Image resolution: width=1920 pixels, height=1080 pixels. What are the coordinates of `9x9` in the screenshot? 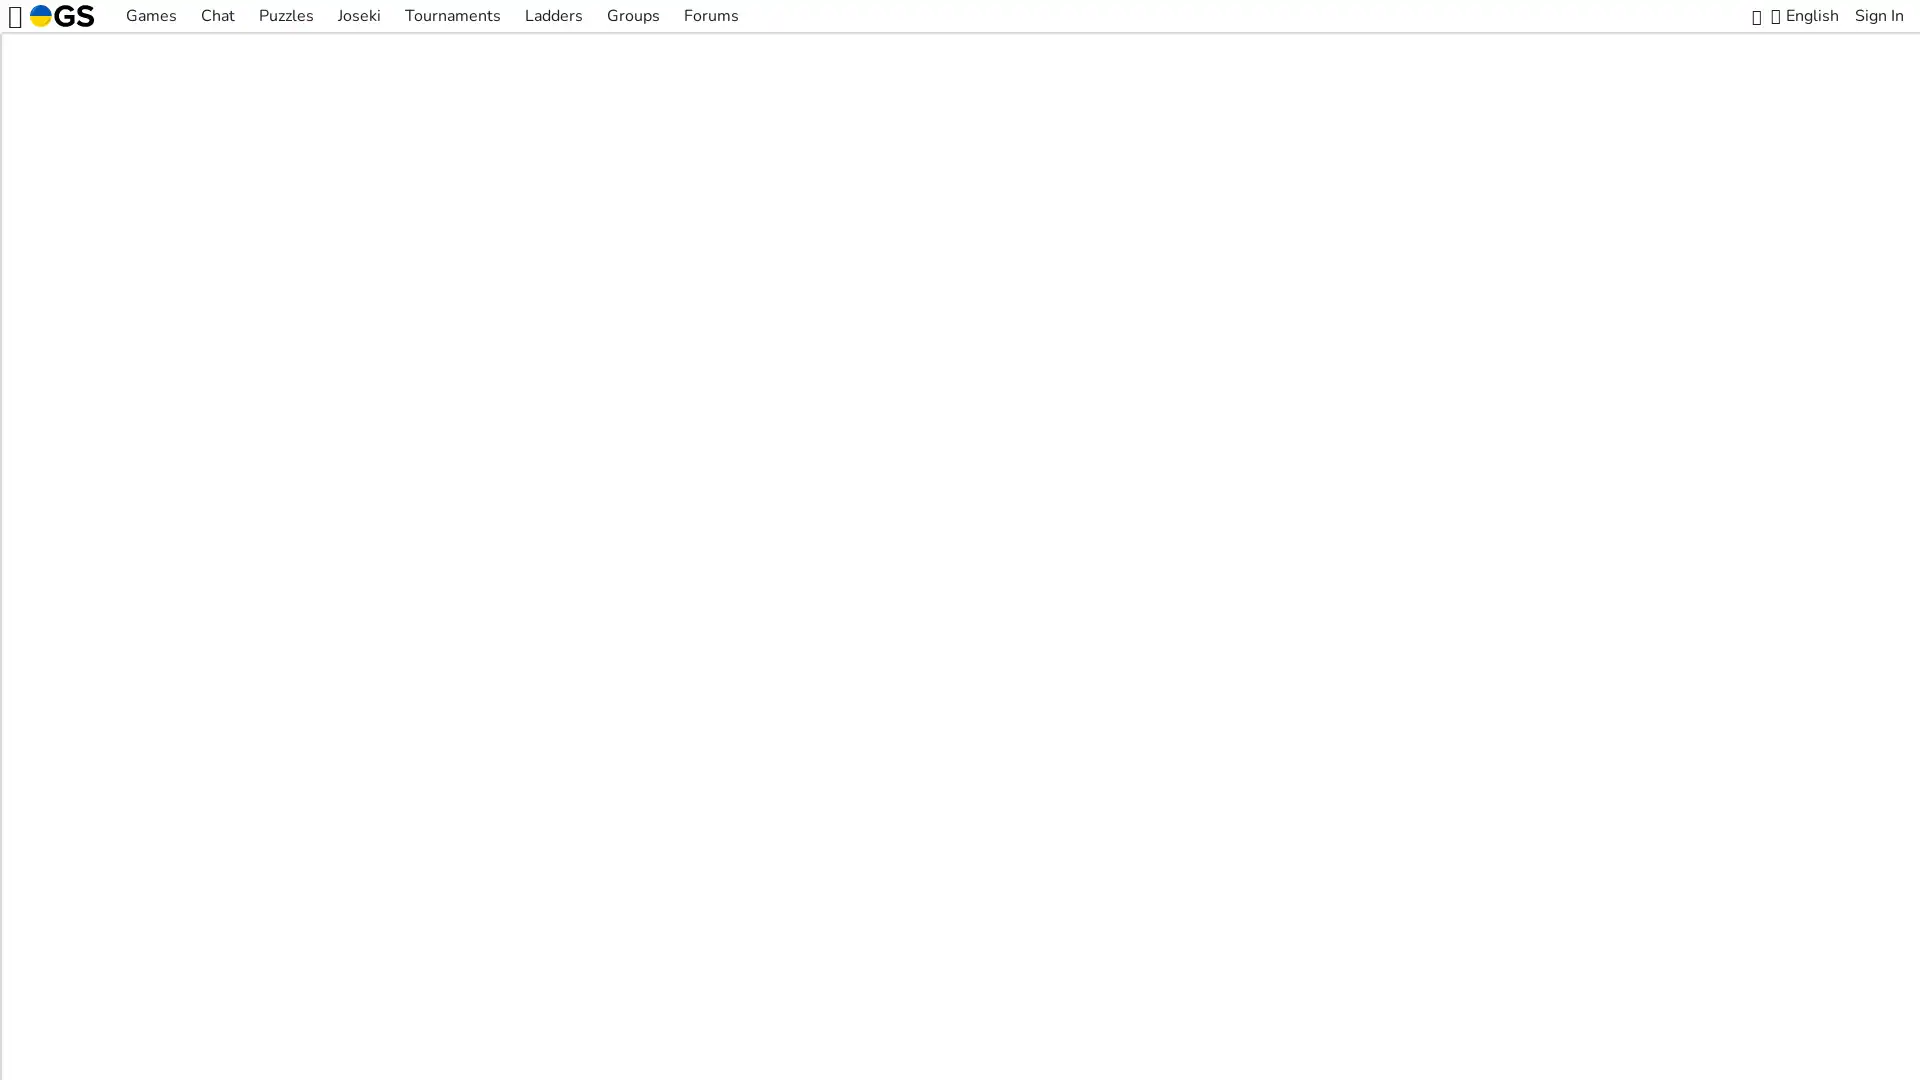 It's located at (844, 789).